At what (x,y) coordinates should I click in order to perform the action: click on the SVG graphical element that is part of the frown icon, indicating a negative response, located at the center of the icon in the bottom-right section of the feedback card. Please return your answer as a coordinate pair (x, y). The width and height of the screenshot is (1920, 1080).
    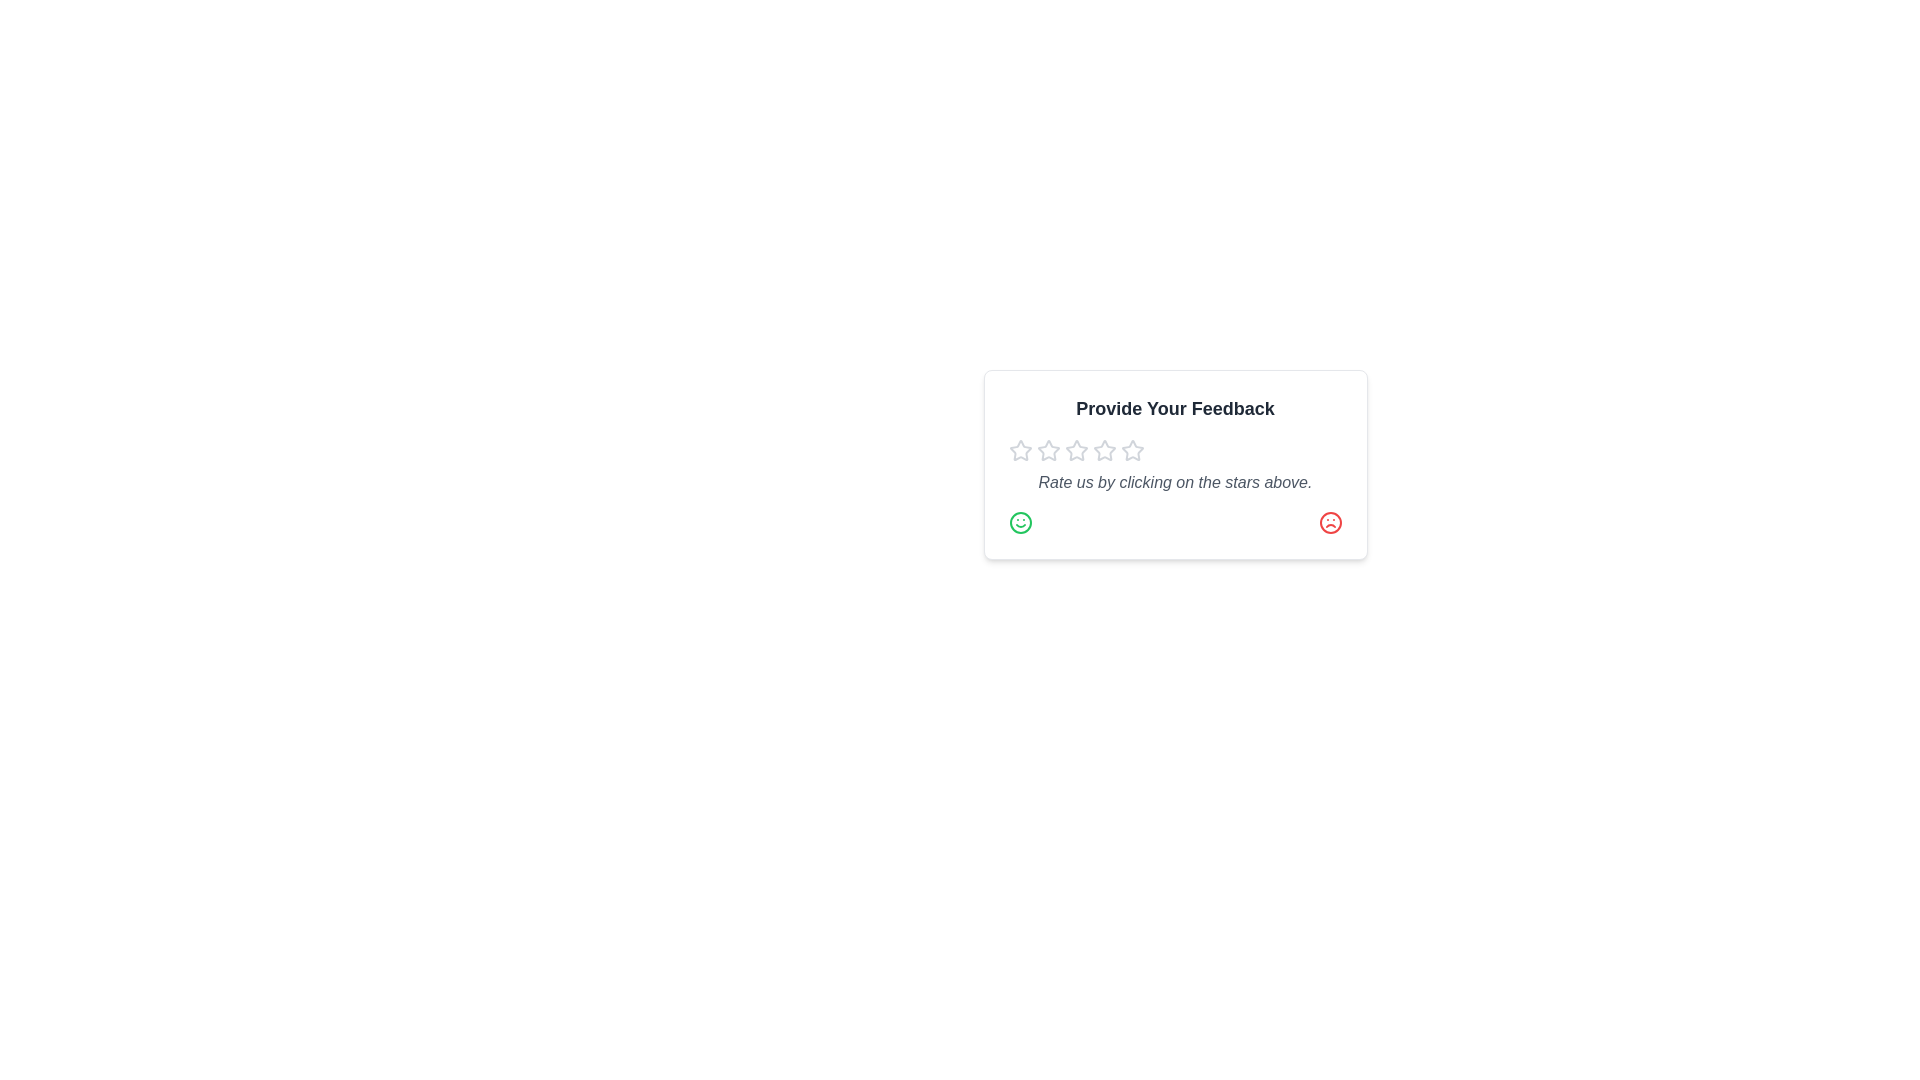
    Looking at the image, I should click on (1330, 522).